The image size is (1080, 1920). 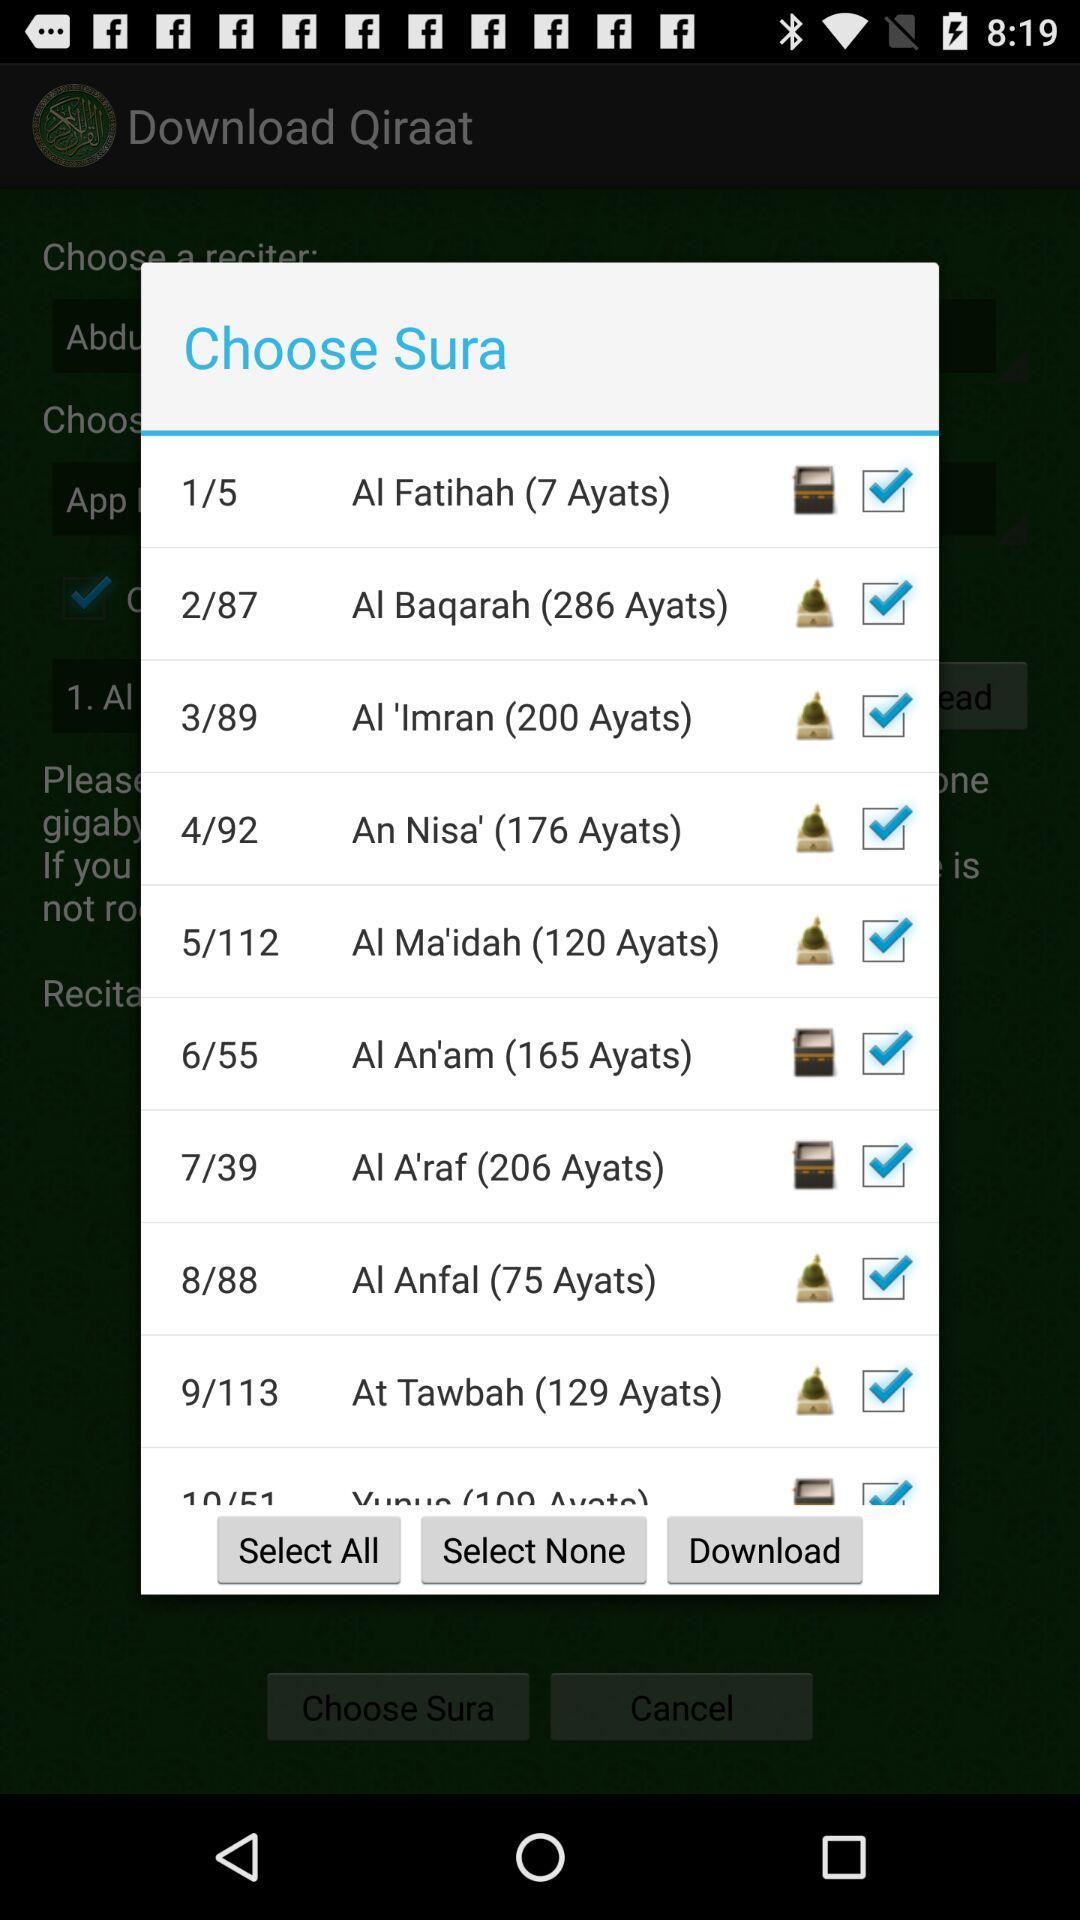 I want to click on download selection, so click(x=882, y=716).